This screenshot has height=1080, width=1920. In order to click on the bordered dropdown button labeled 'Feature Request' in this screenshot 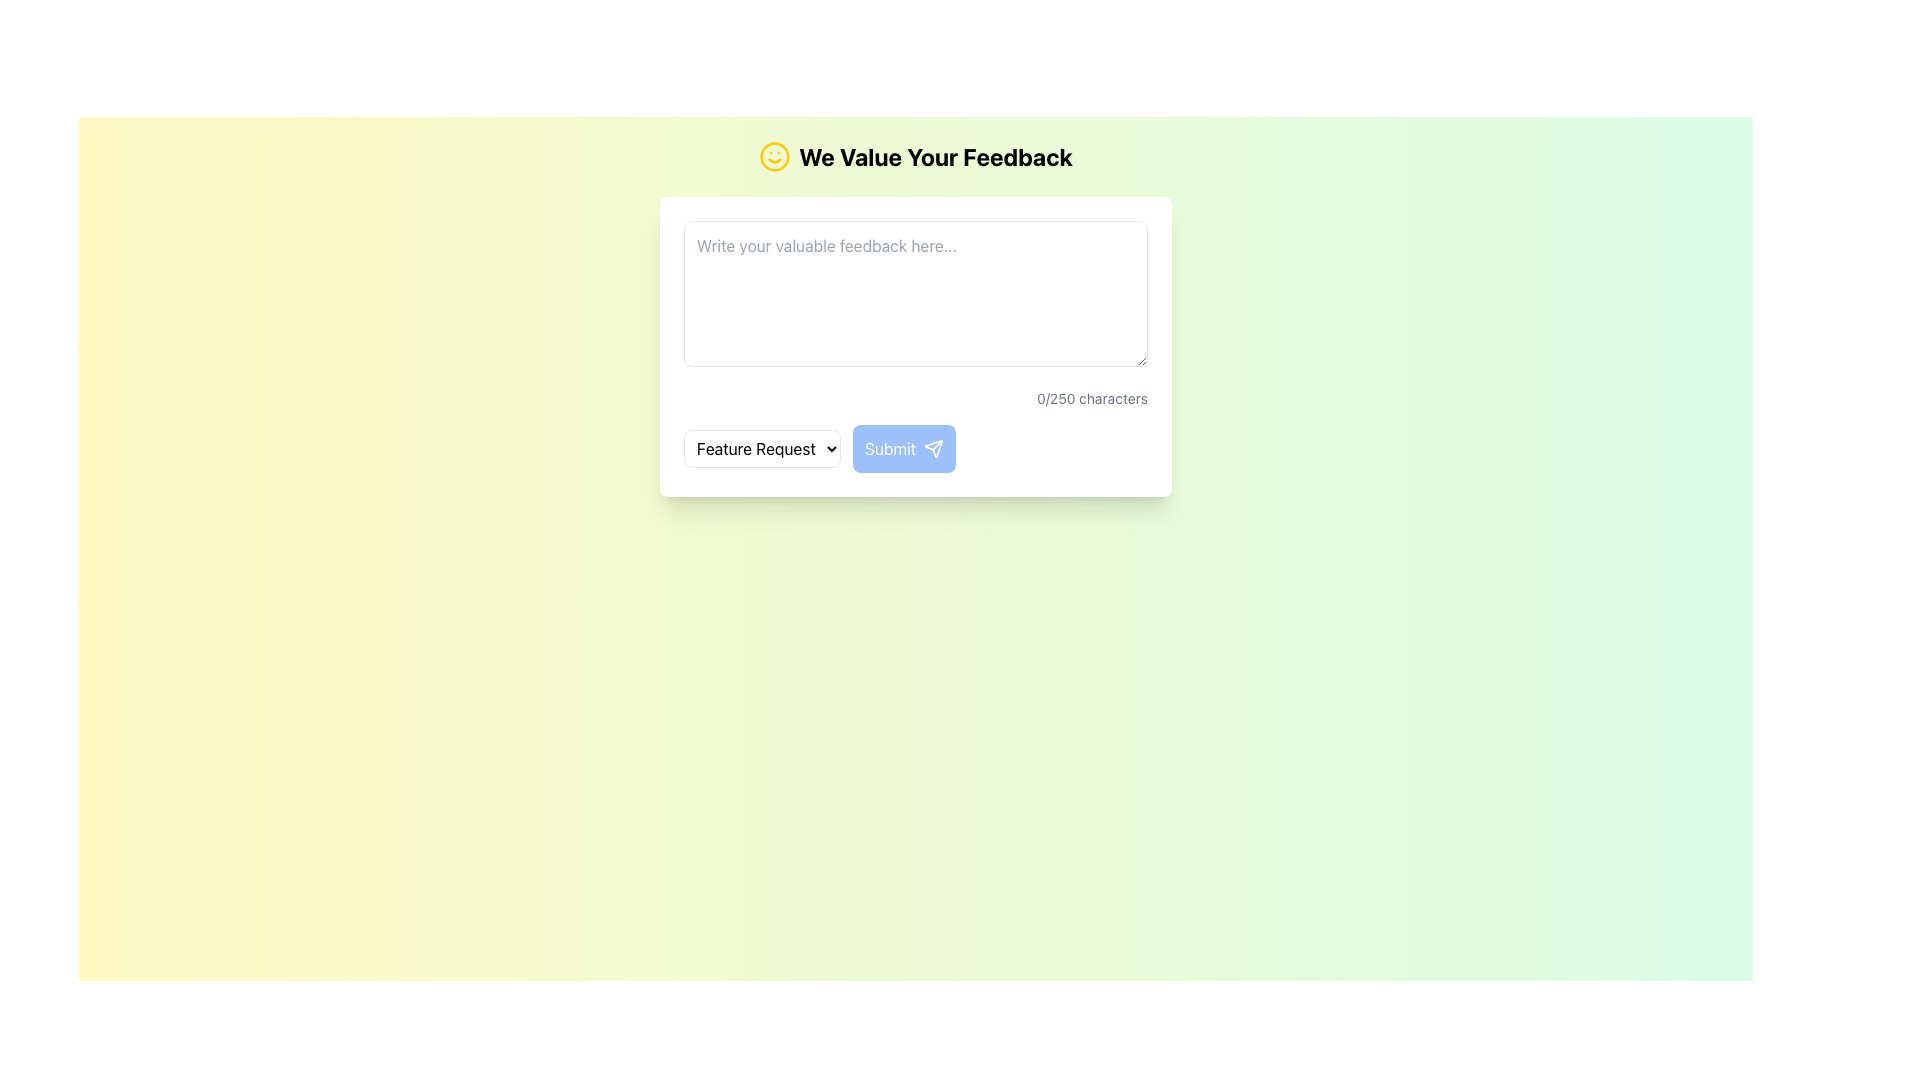, I will do `click(761, 447)`.